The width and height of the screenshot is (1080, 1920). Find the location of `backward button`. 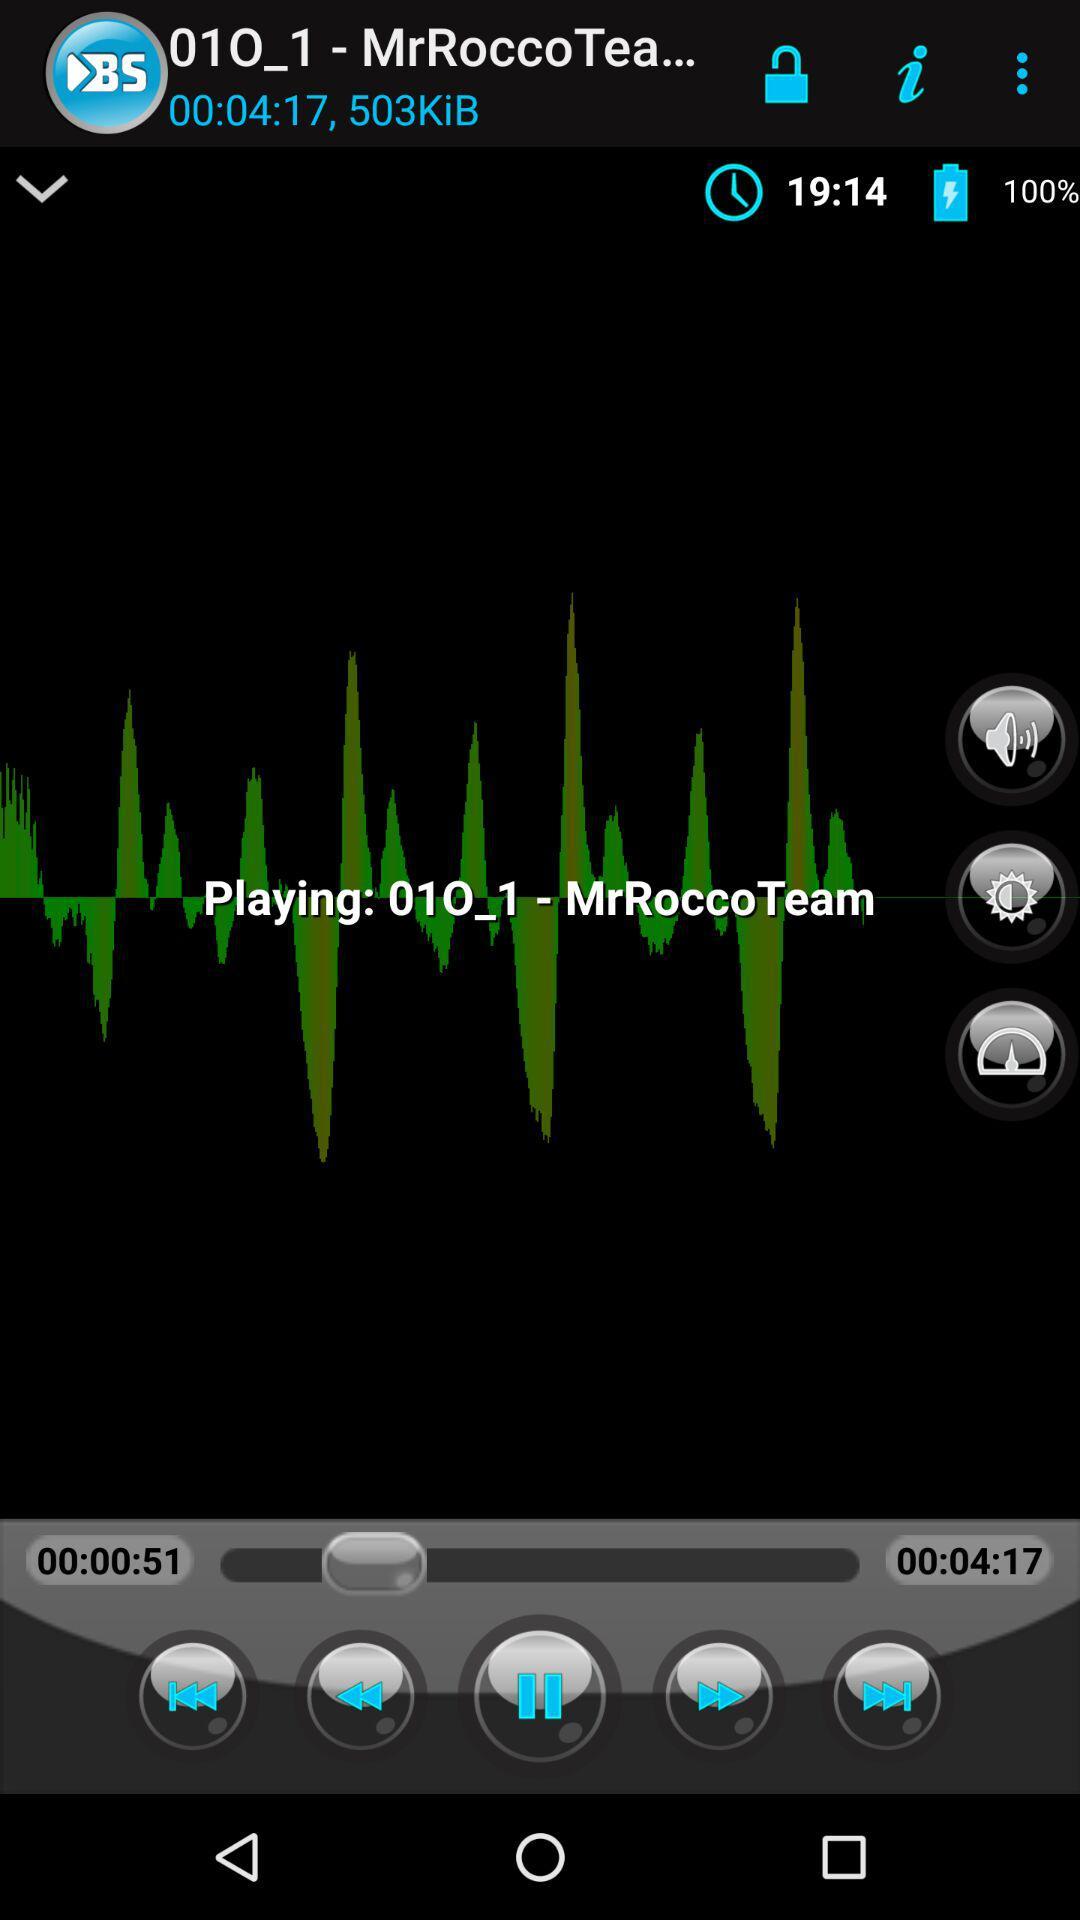

backward button is located at coordinates (192, 1695).